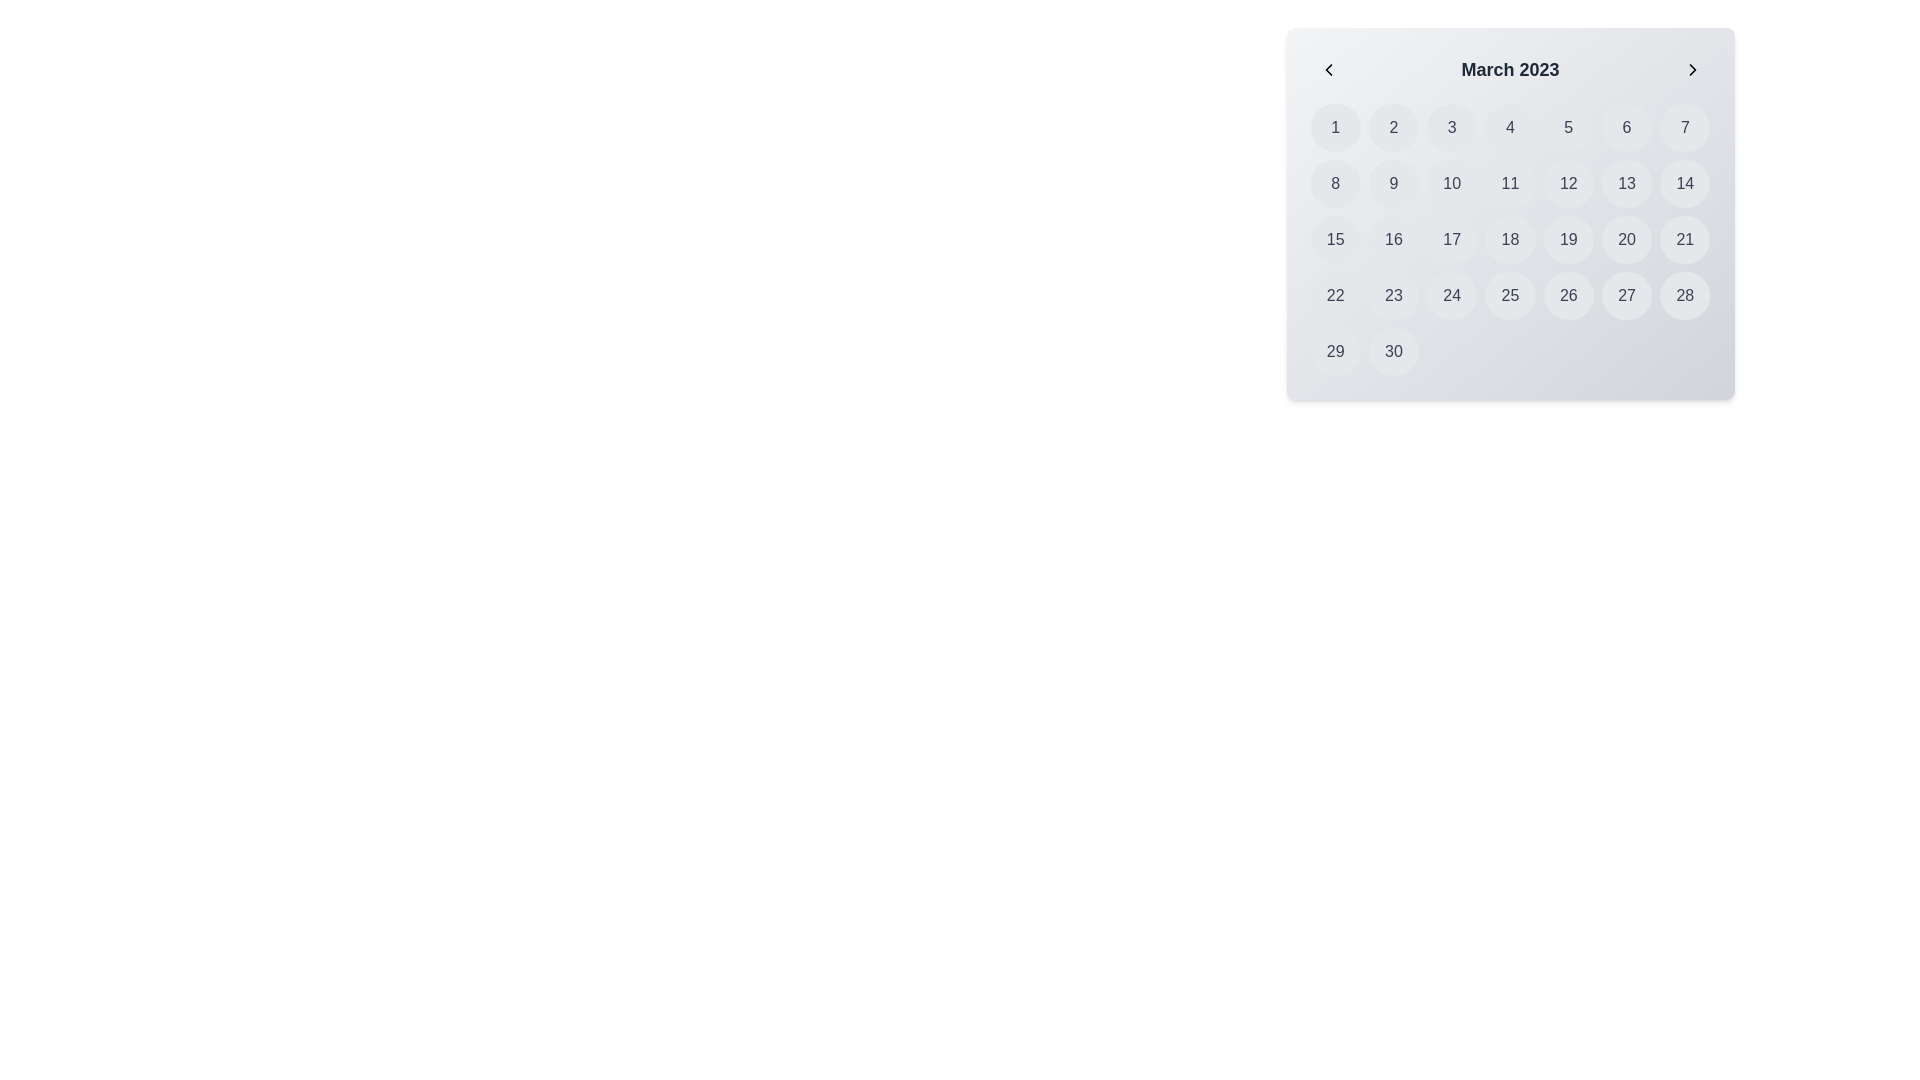 The image size is (1920, 1080). Describe the element at coordinates (1691, 68) in the screenshot. I see `the chevron-shaped arrow icon button located in the upper-right corner of the calendar interface` at that location.